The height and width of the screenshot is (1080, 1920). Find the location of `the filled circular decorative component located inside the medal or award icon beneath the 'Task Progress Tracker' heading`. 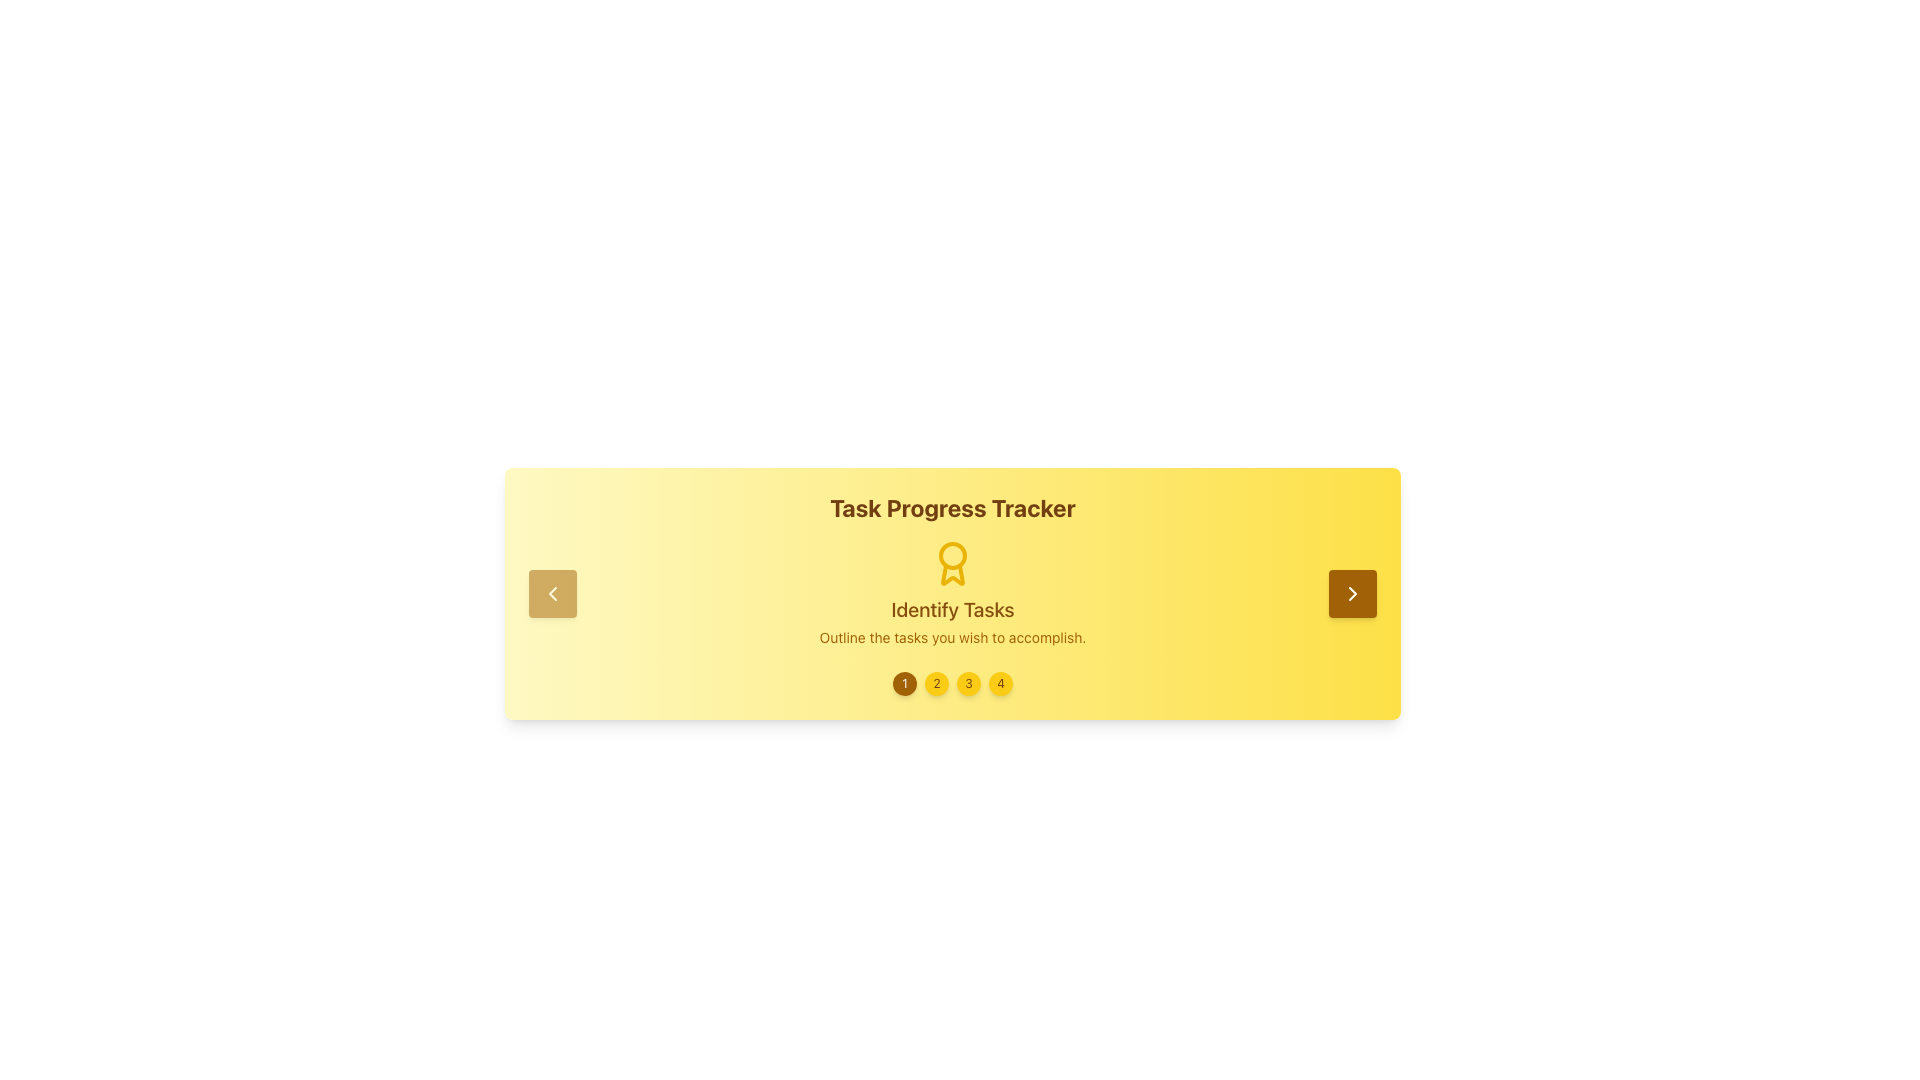

the filled circular decorative component located inside the medal or award icon beneath the 'Task Progress Tracker' heading is located at coordinates (952, 555).